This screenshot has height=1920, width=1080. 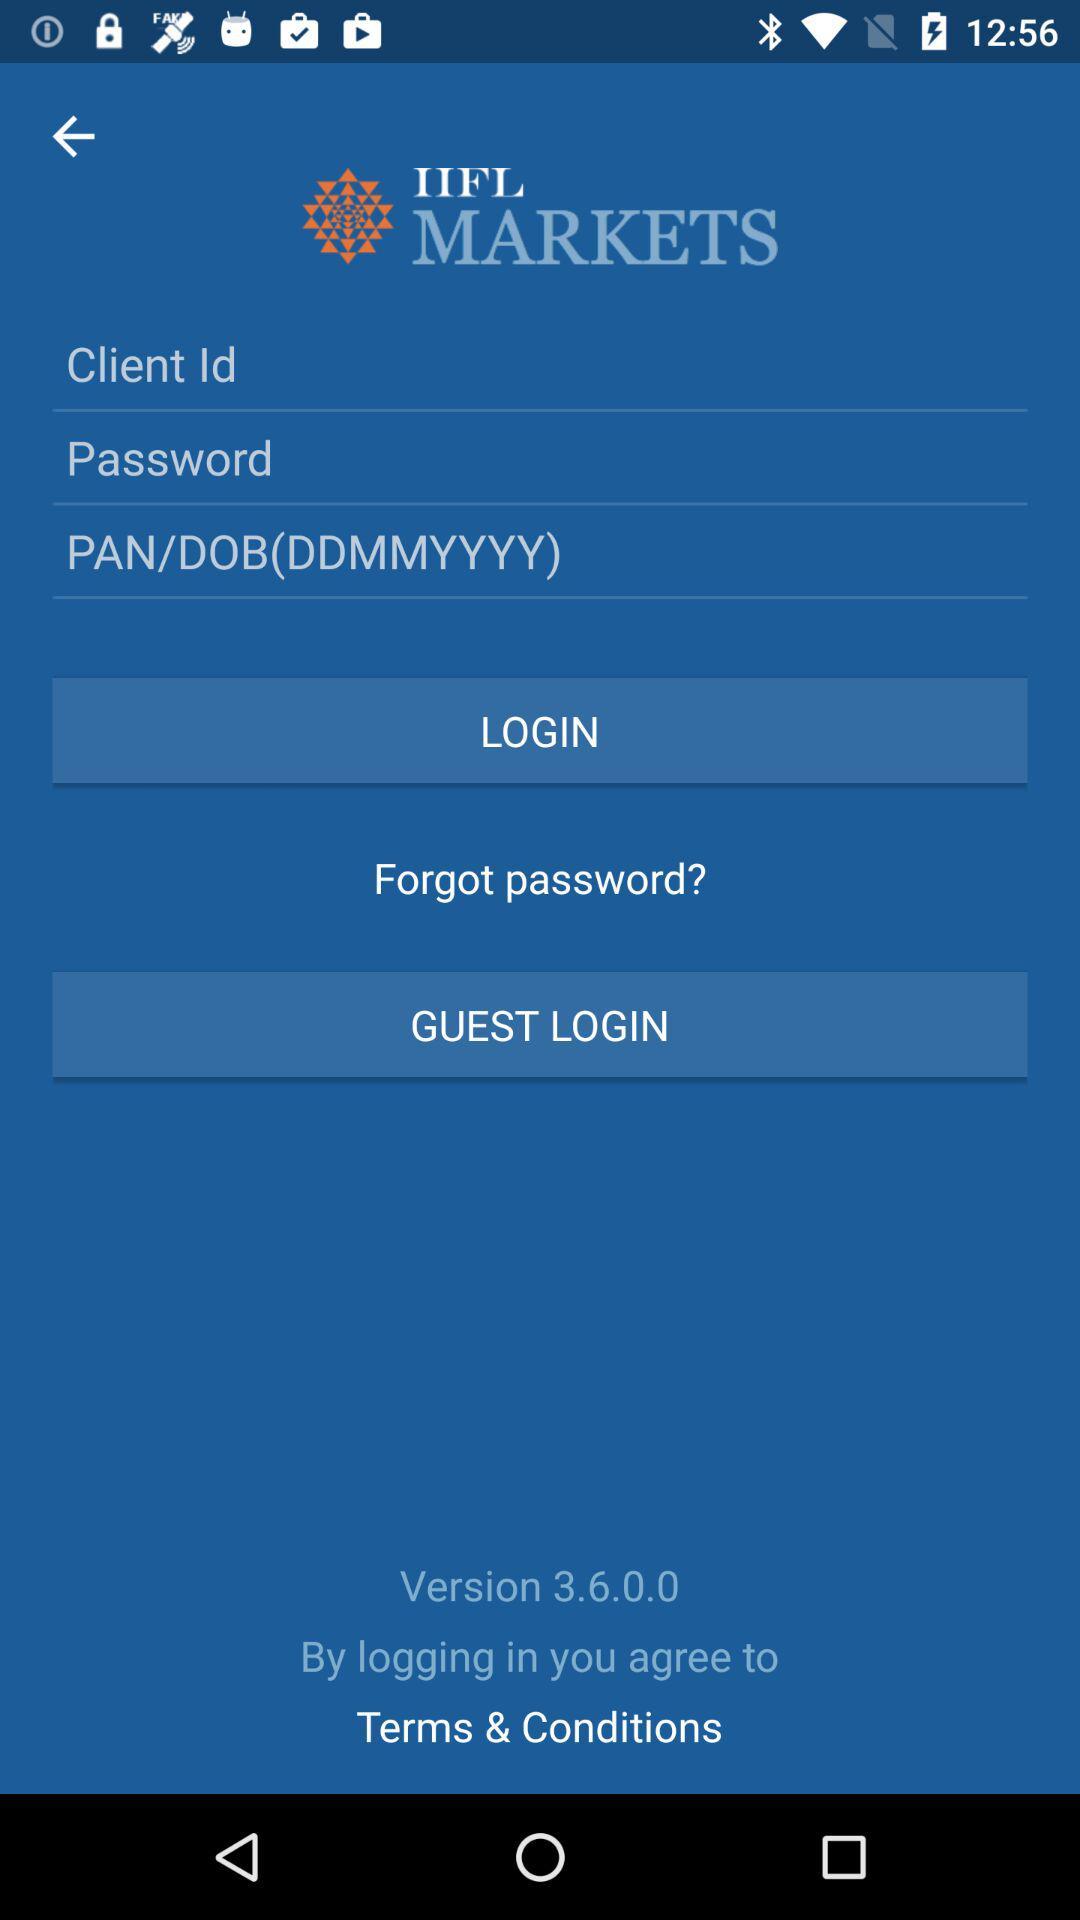 What do you see at coordinates (540, 363) in the screenshot?
I see `the client id iption` at bounding box center [540, 363].